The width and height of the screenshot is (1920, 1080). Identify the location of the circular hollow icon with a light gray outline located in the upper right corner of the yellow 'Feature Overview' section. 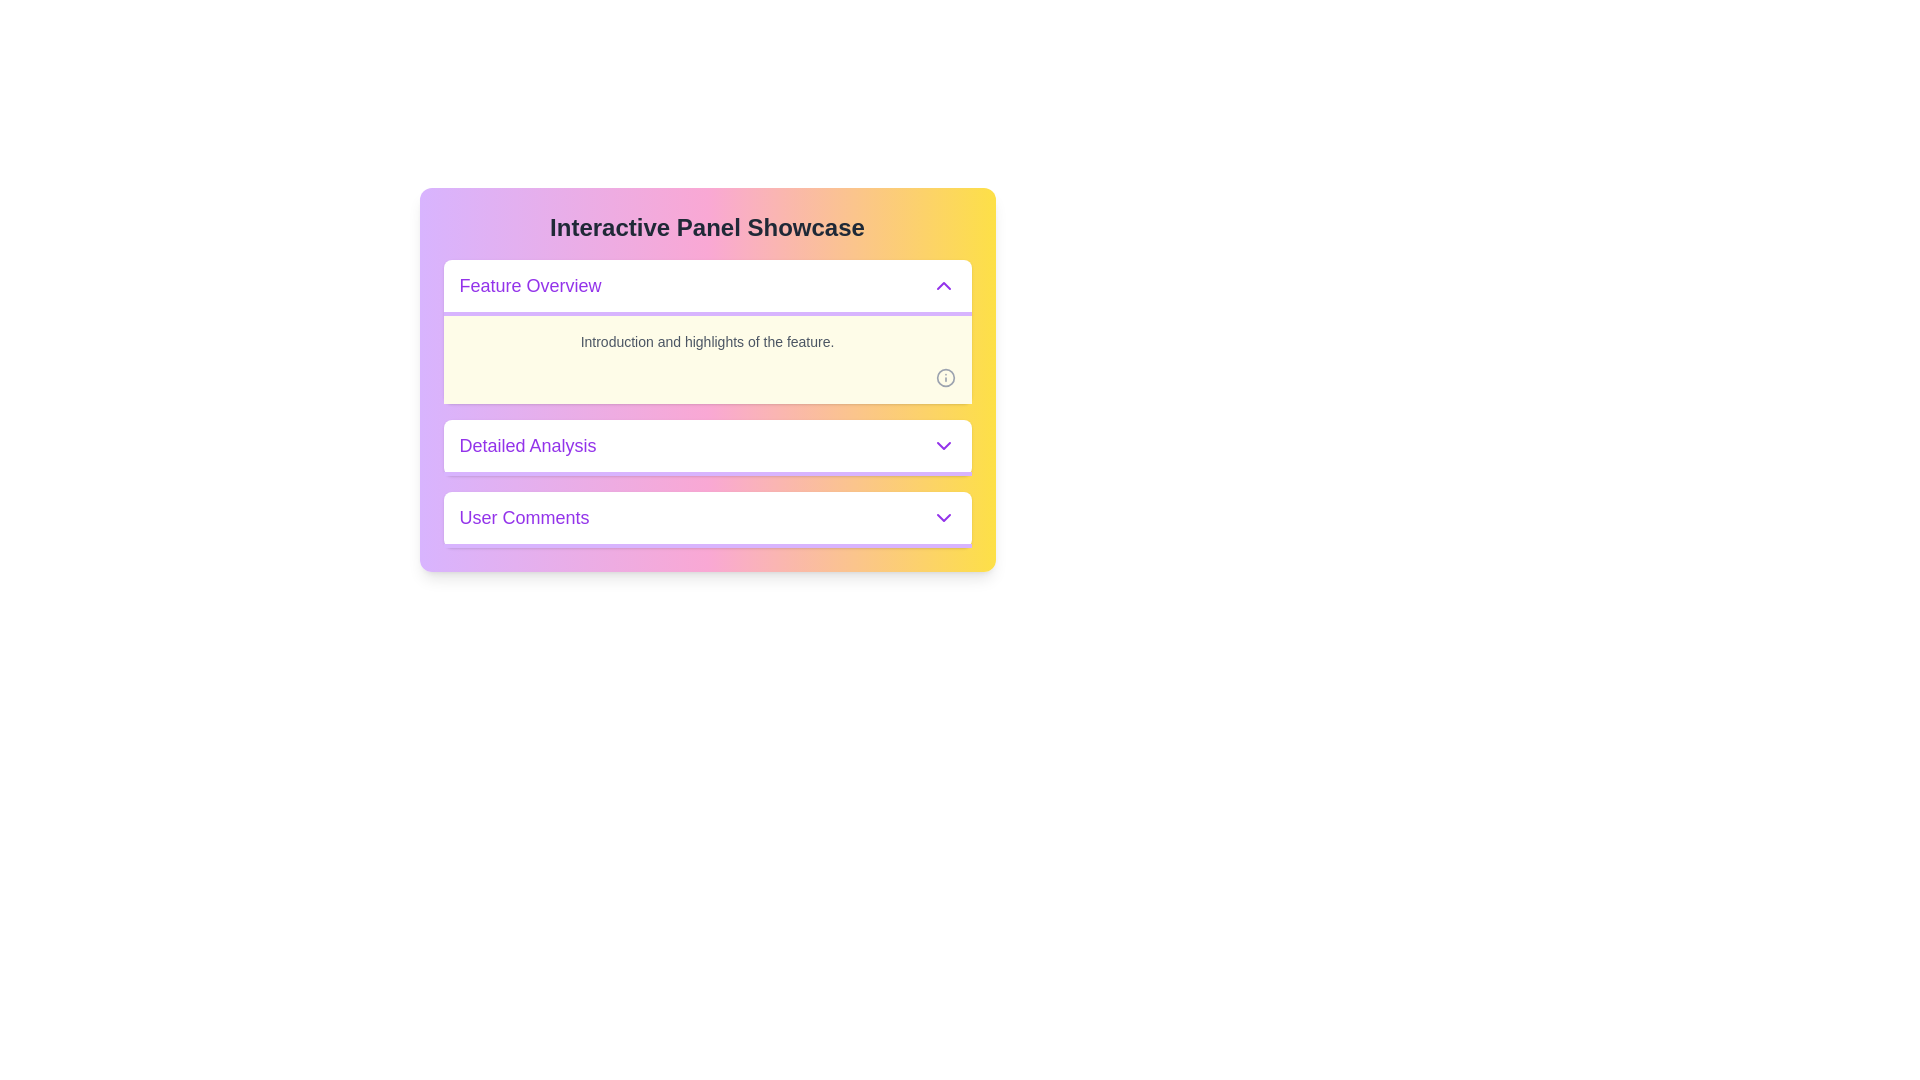
(944, 378).